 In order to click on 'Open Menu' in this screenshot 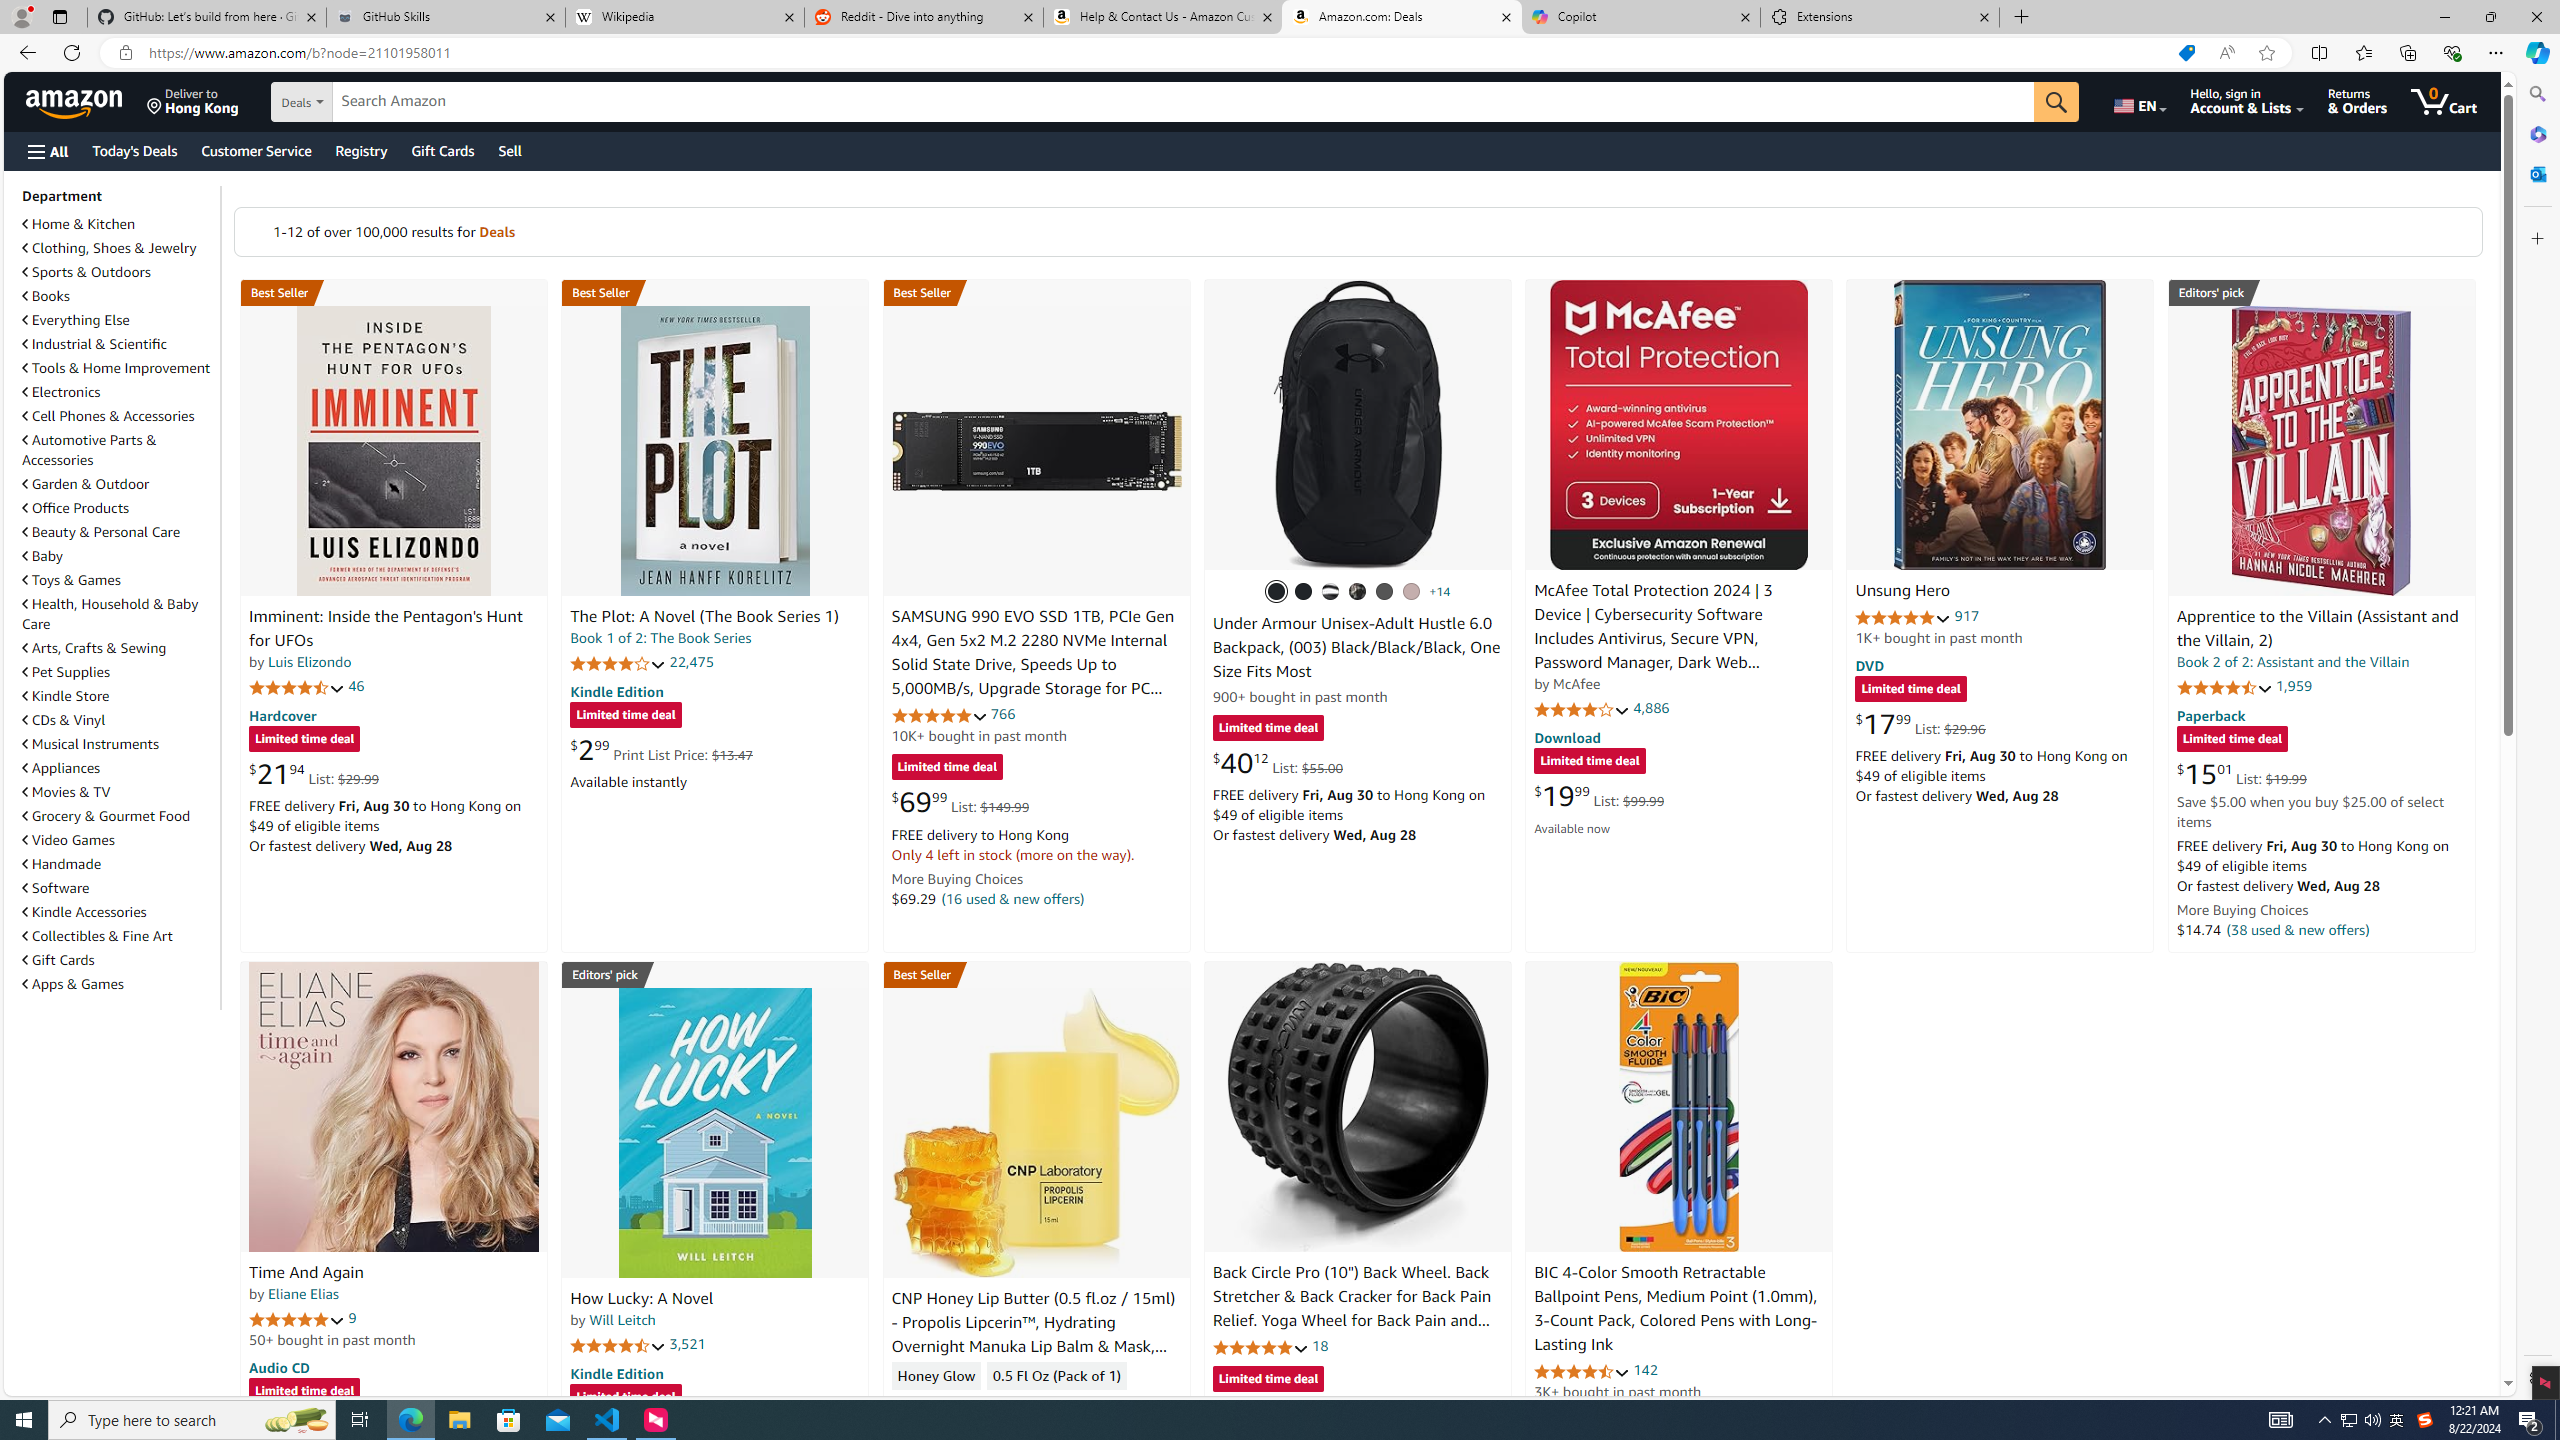, I will do `click(46, 150)`.